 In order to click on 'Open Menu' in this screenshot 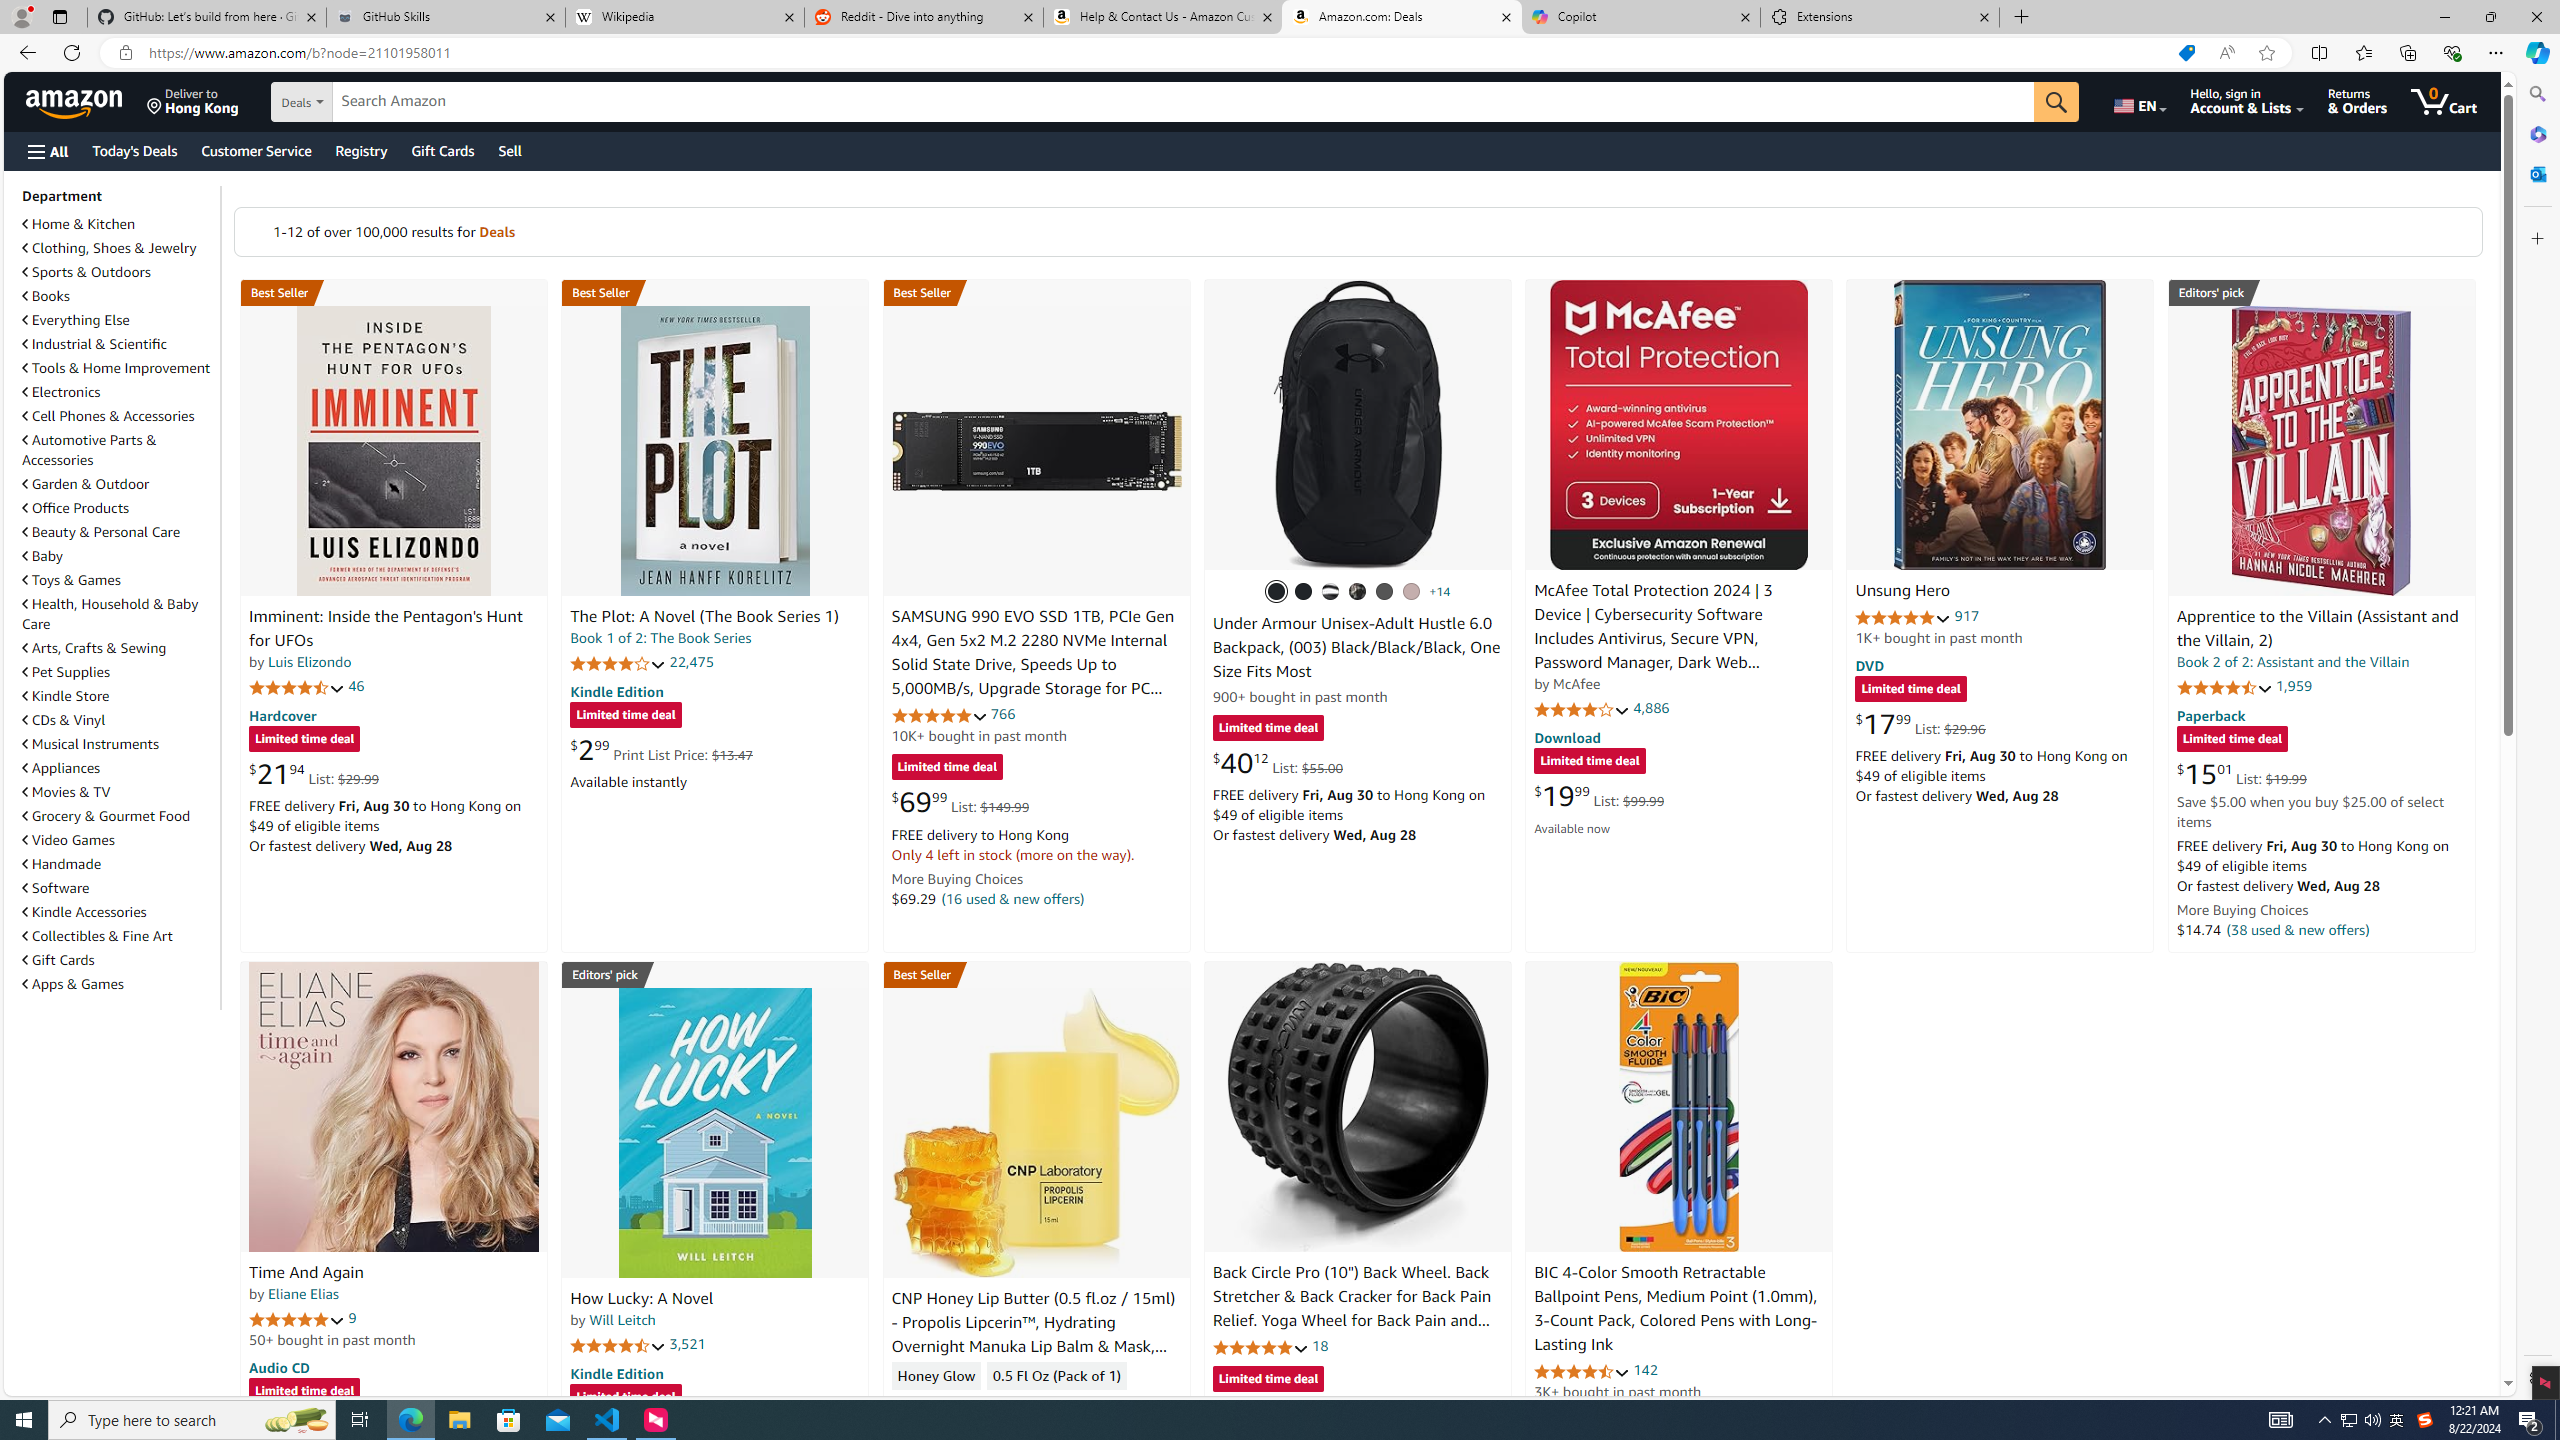, I will do `click(46, 150)`.